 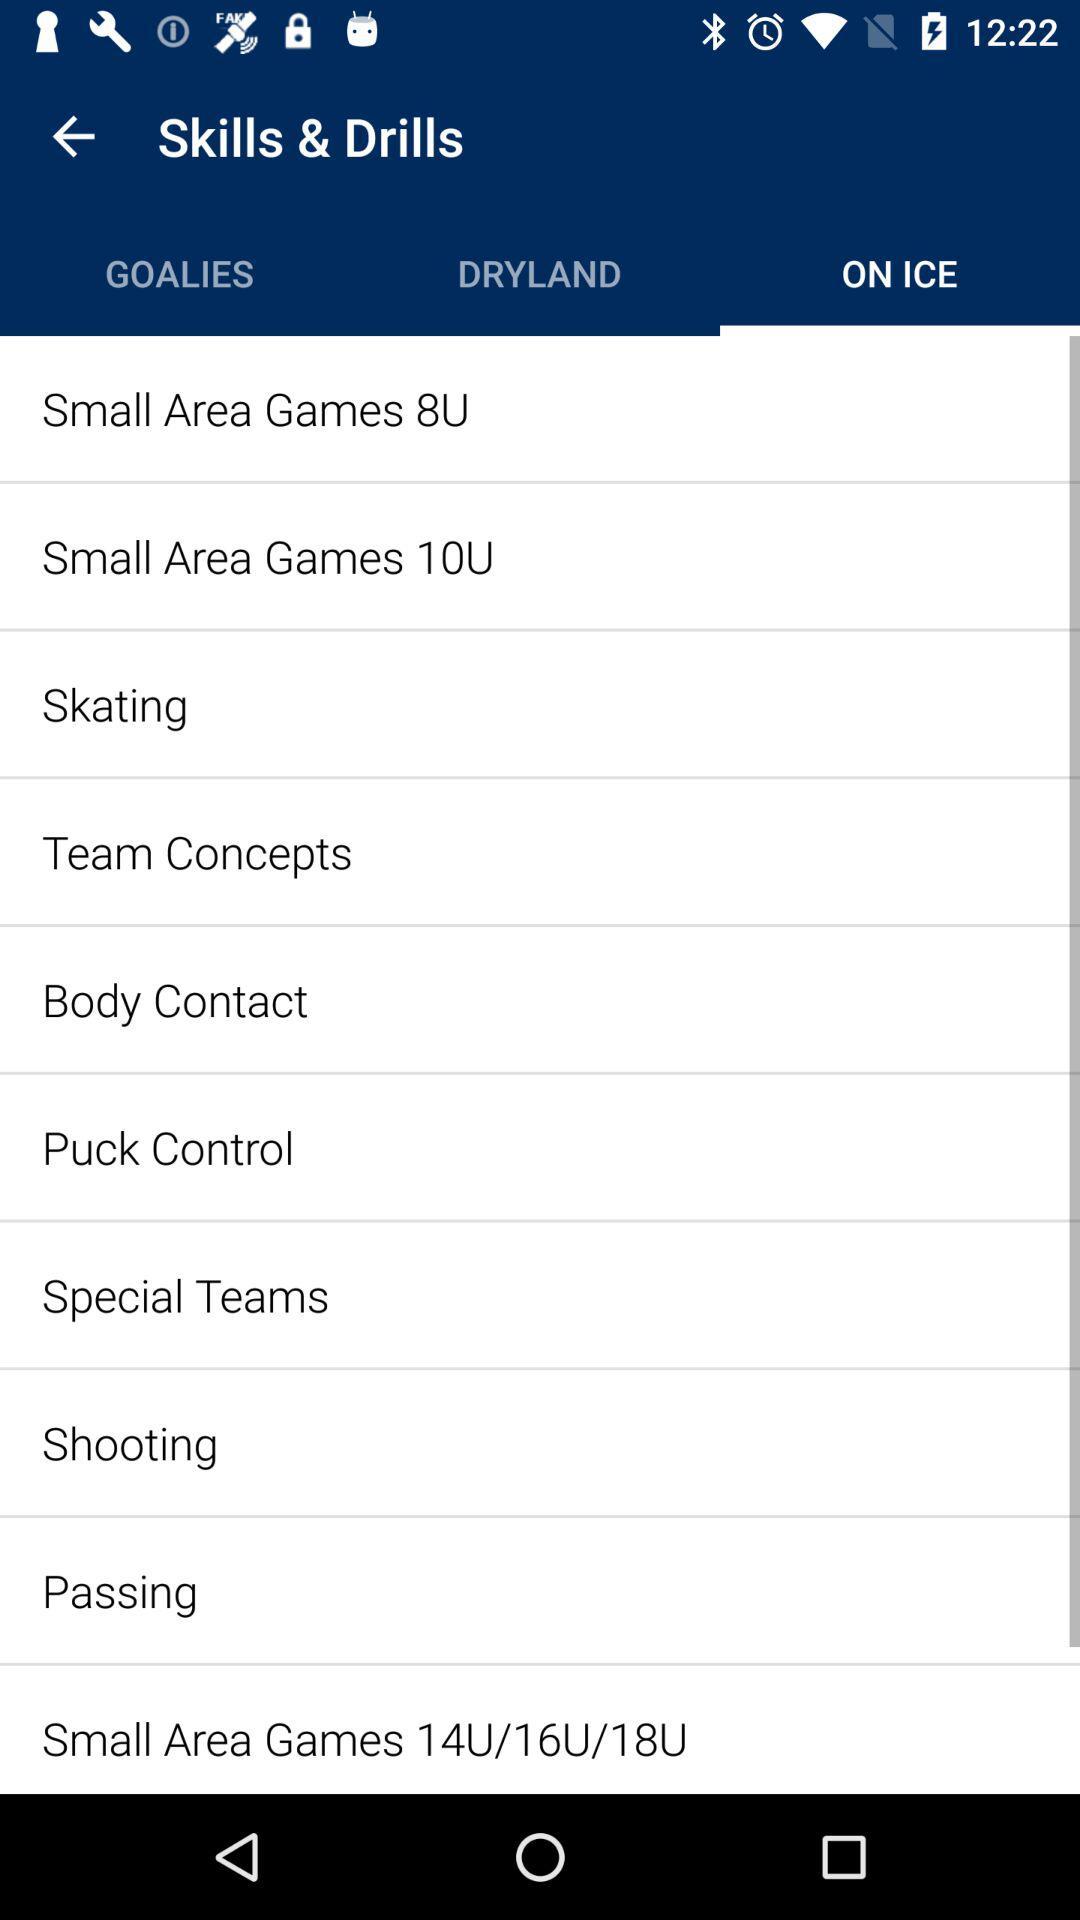 I want to click on the item below the small area games item, so click(x=540, y=703).